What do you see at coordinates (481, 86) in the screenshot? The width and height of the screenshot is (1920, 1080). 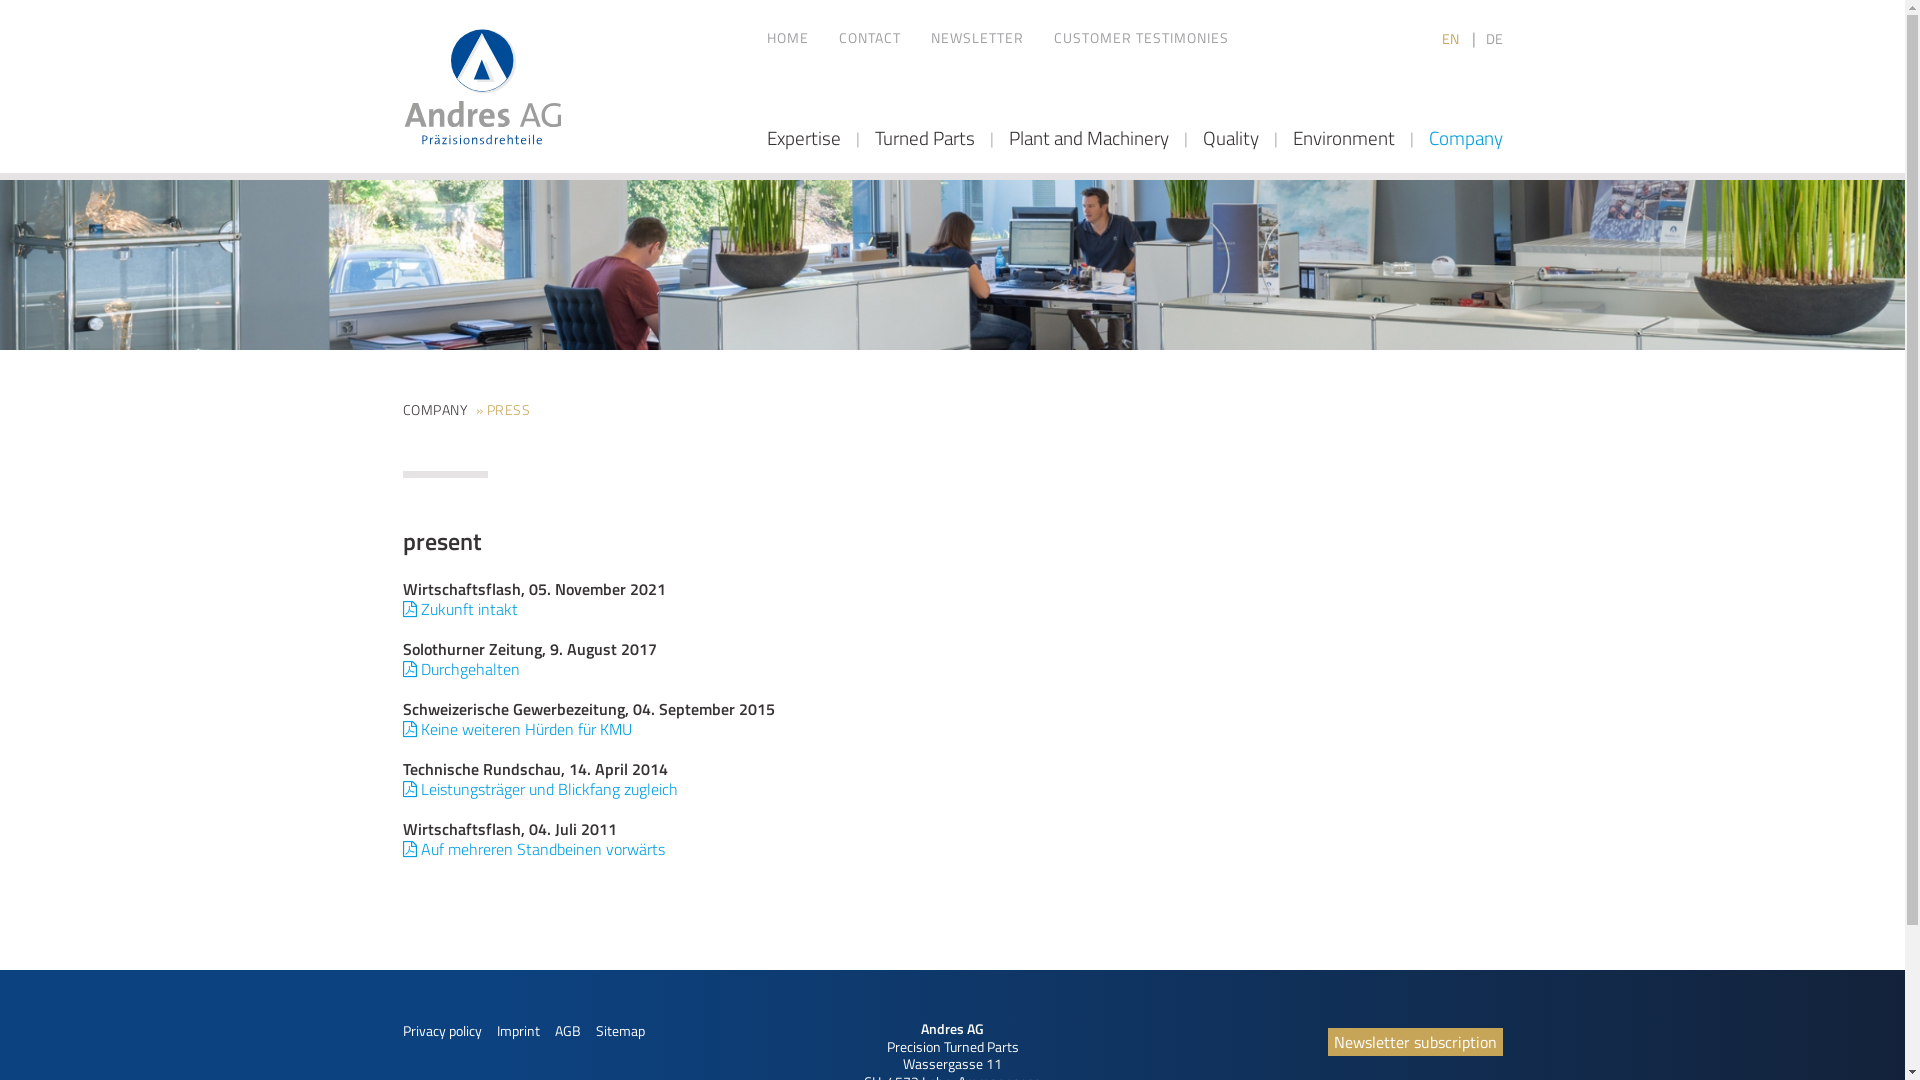 I see `'Andres AG'` at bounding box center [481, 86].